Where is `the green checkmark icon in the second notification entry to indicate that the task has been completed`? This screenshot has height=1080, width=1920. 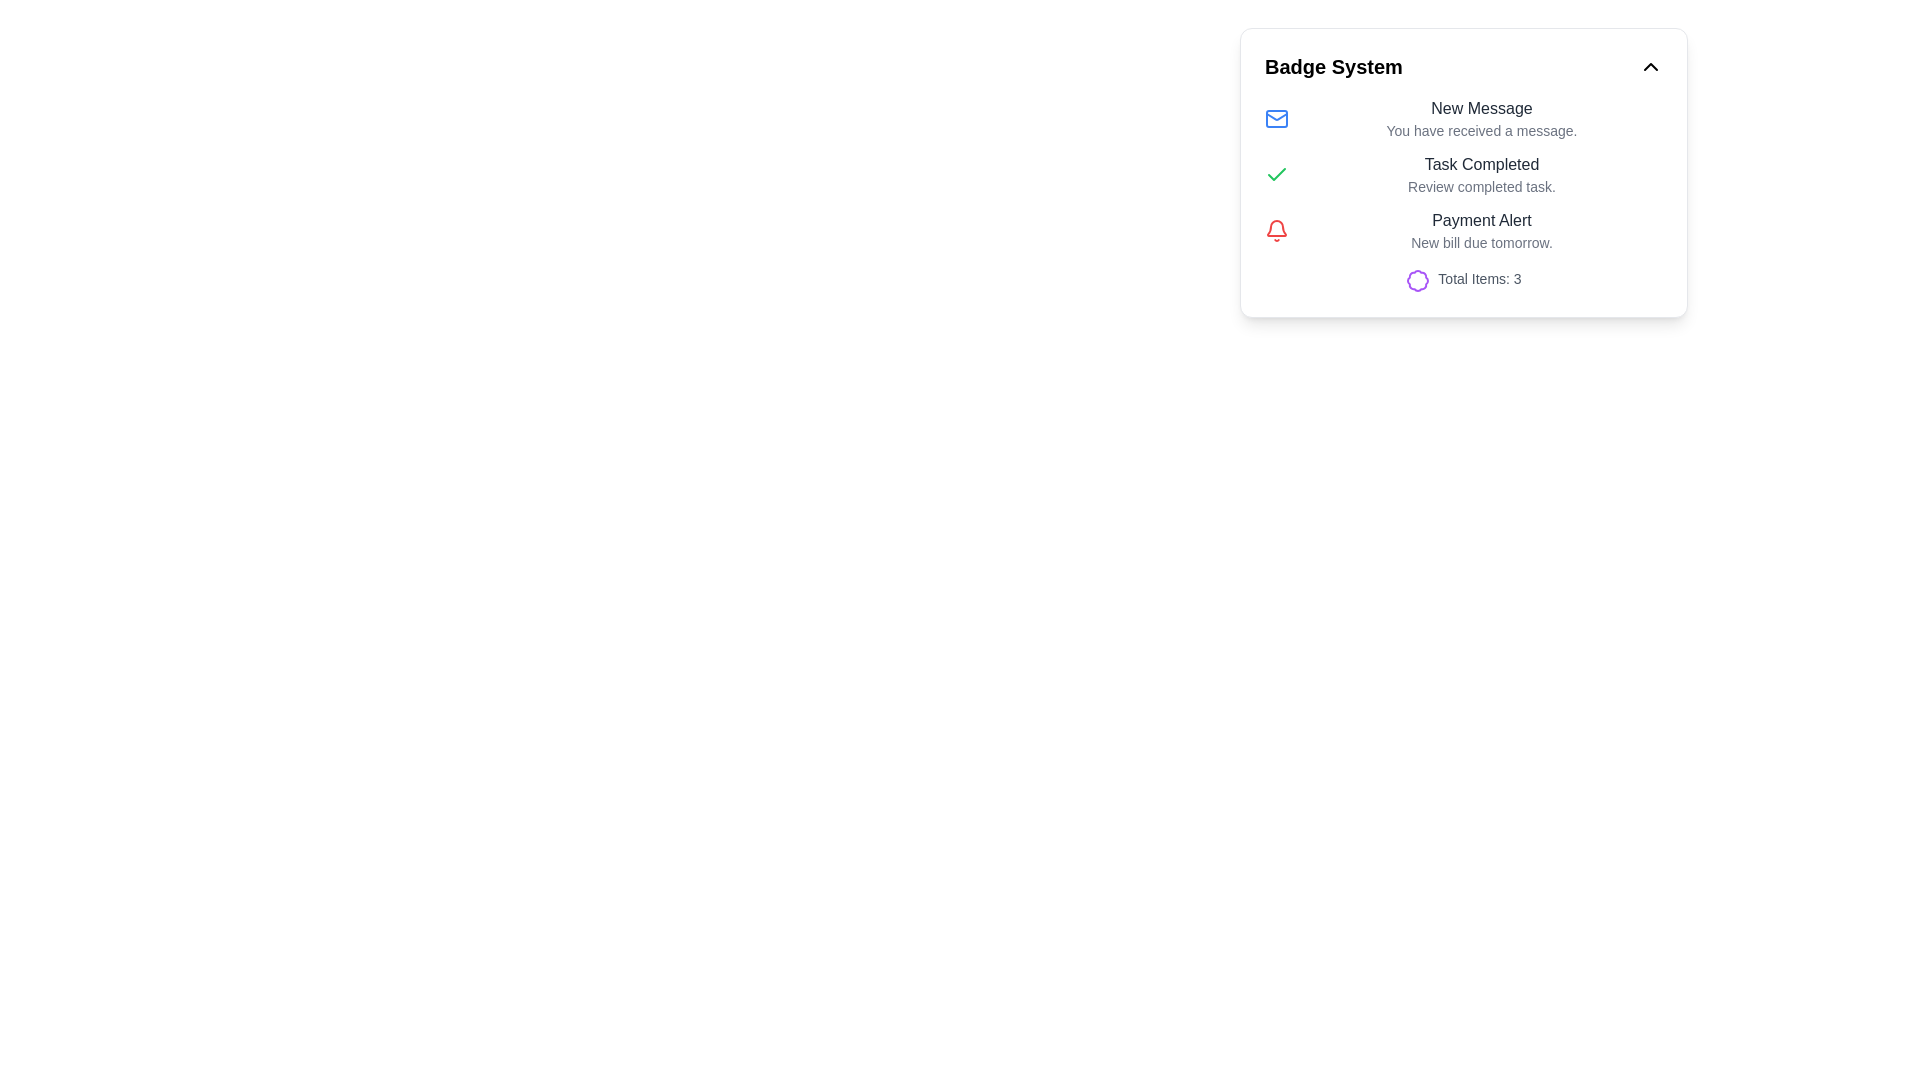
the green checkmark icon in the second notification entry to indicate that the task has been completed is located at coordinates (1275, 173).